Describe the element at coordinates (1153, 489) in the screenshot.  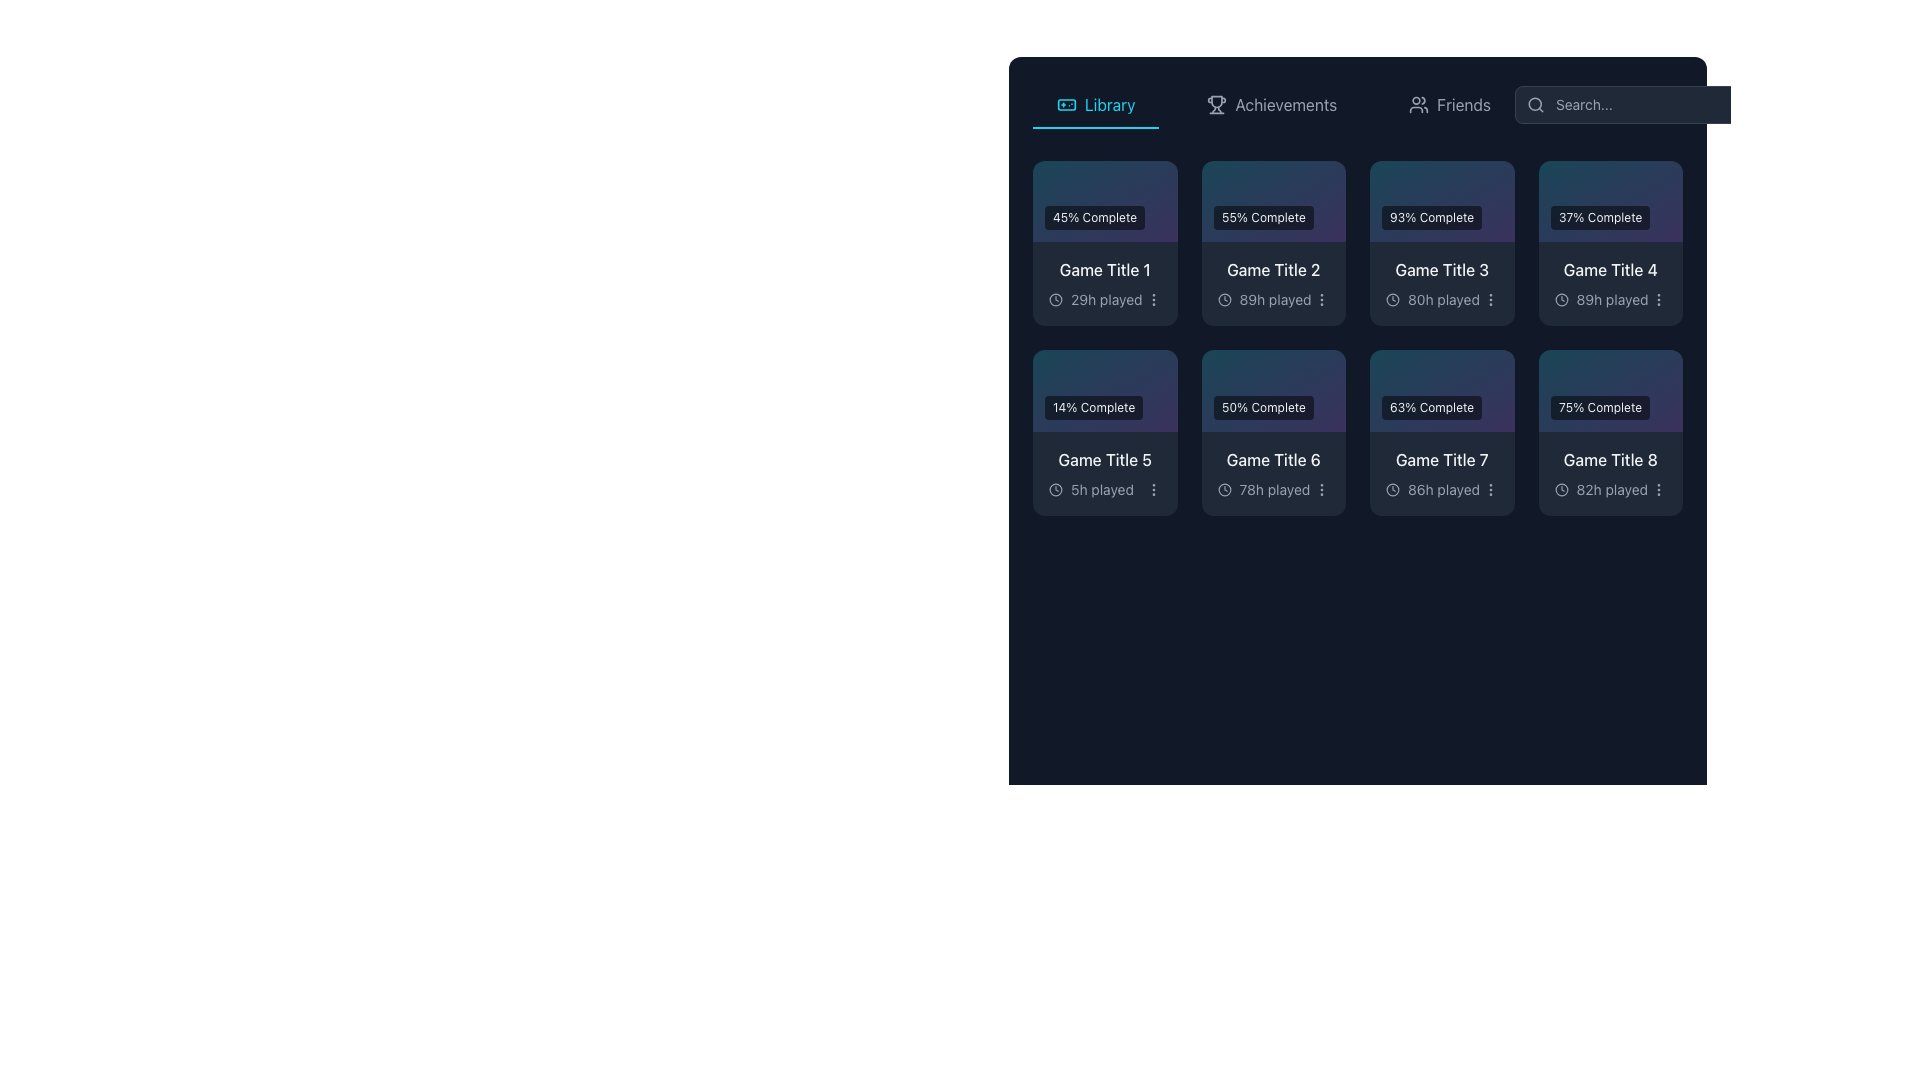
I see `the Vertical ellipsis icon, which is located at the far-right of the '5h played' label in the game card labeled 'Game Title 5'` at that location.